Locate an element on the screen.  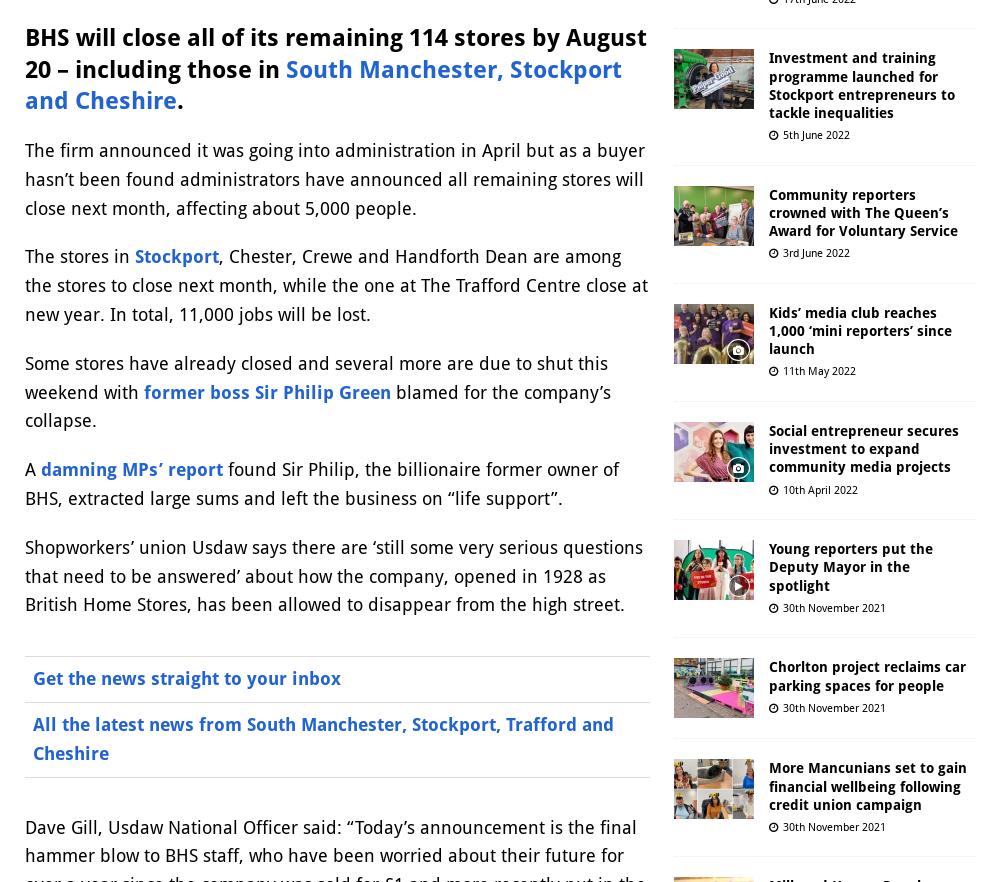
'10th April 2022' is located at coordinates (819, 488).